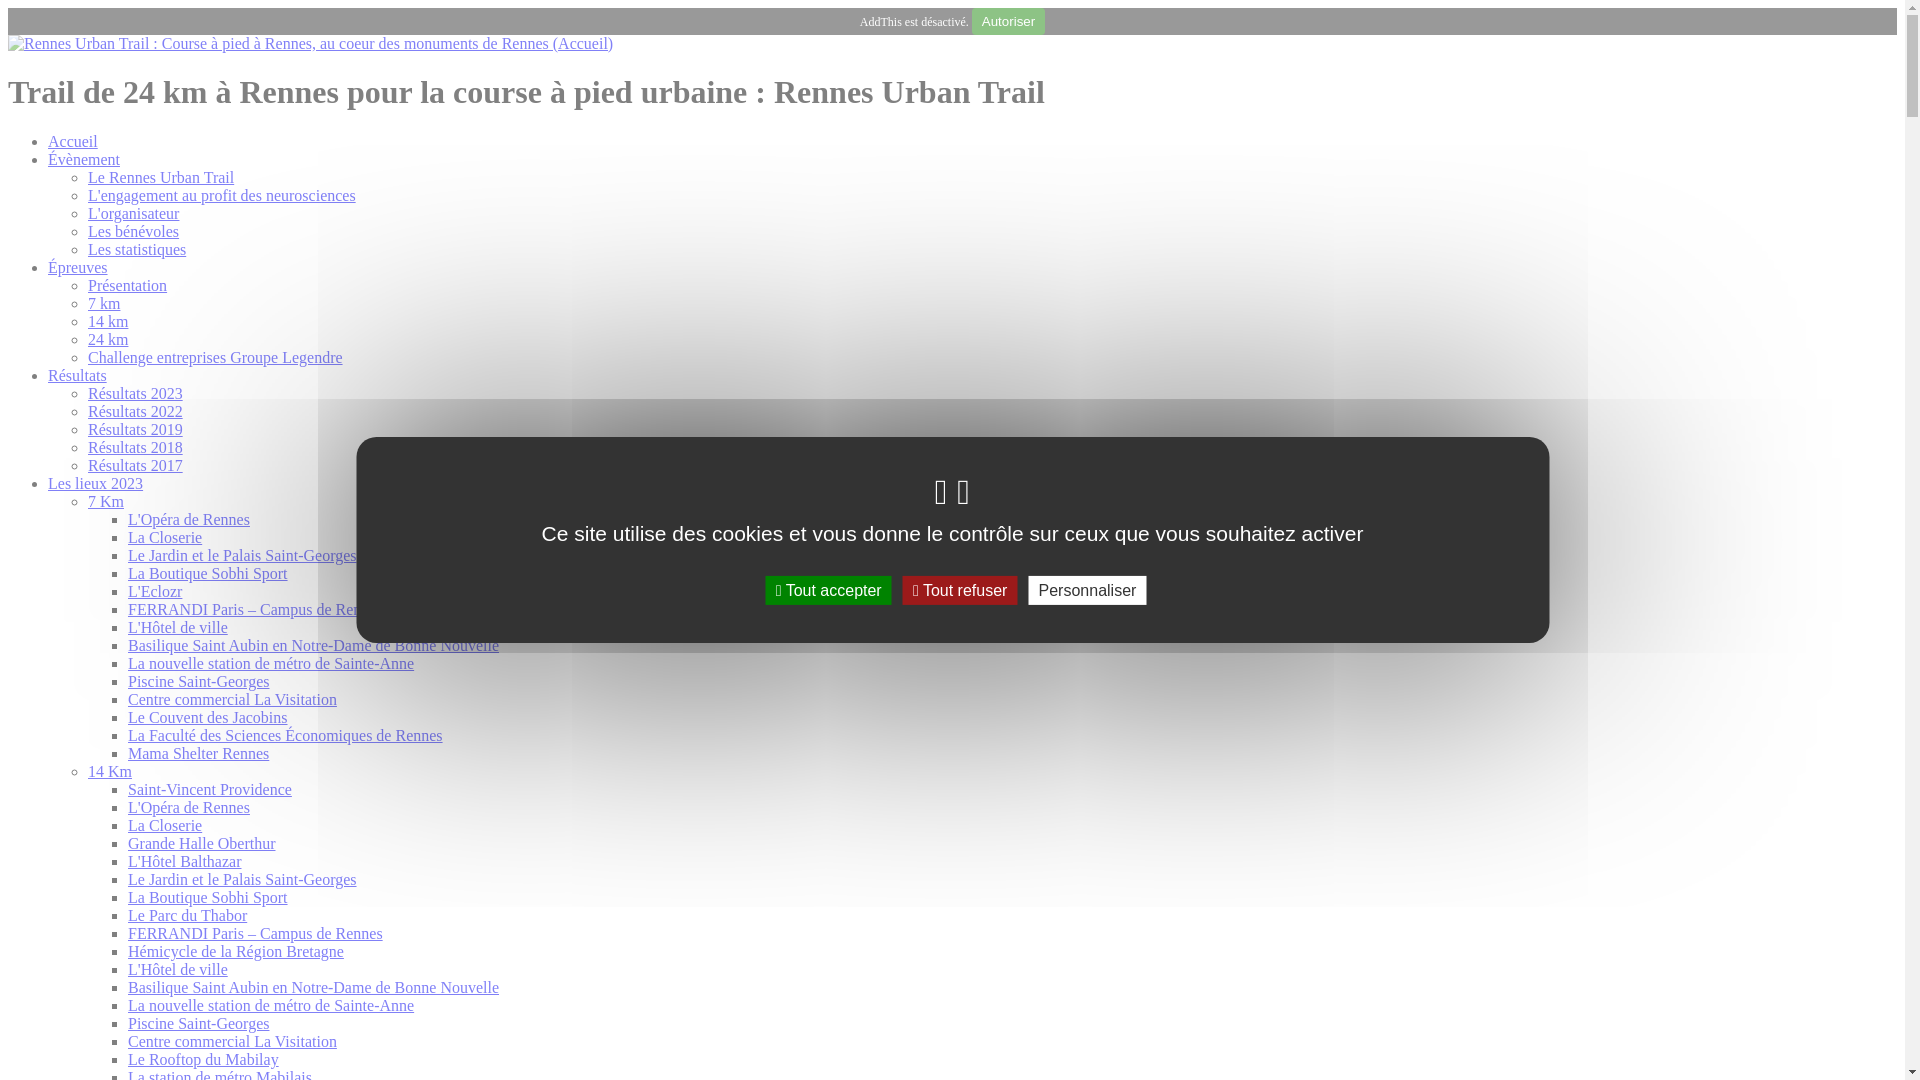 This screenshot has height=1080, width=1920. What do you see at coordinates (1087, 589) in the screenshot?
I see `'Personnaliser'` at bounding box center [1087, 589].